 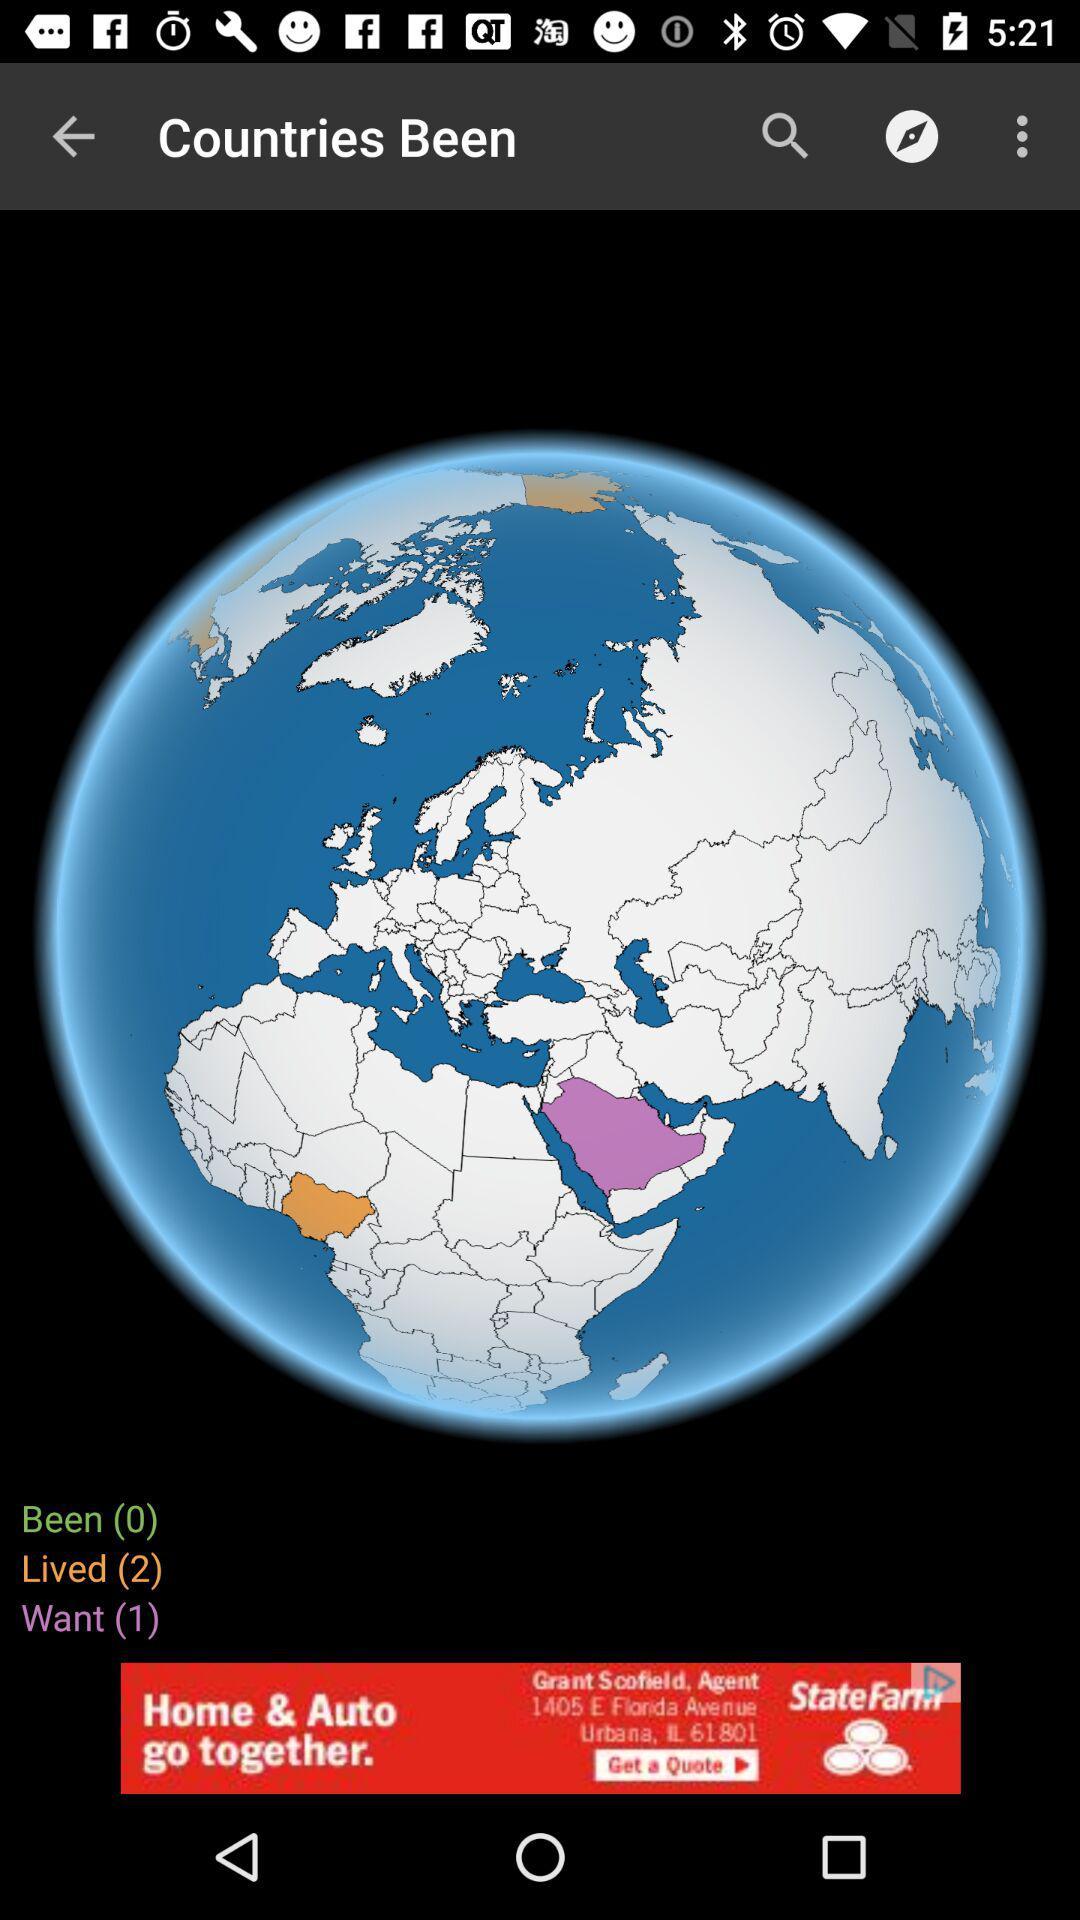 I want to click on open an advertisements, so click(x=540, y=1727).